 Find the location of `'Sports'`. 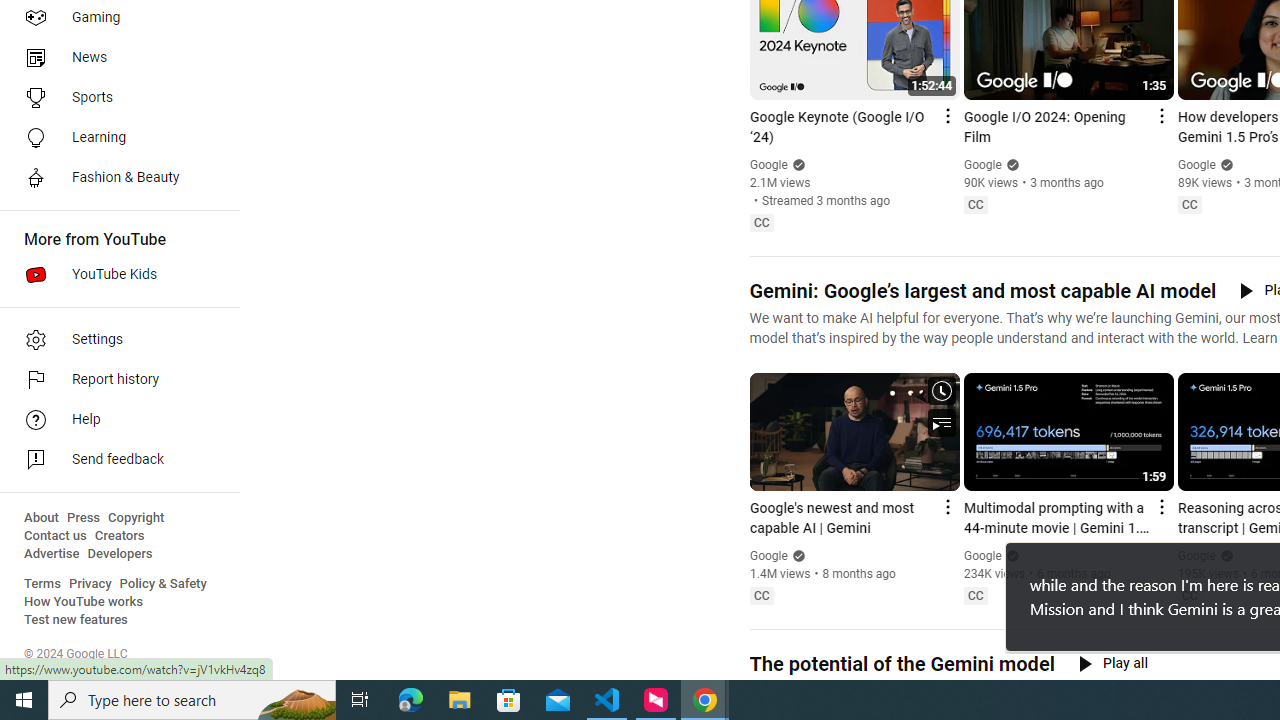

'Sports' is located at coordinates (112, 97).